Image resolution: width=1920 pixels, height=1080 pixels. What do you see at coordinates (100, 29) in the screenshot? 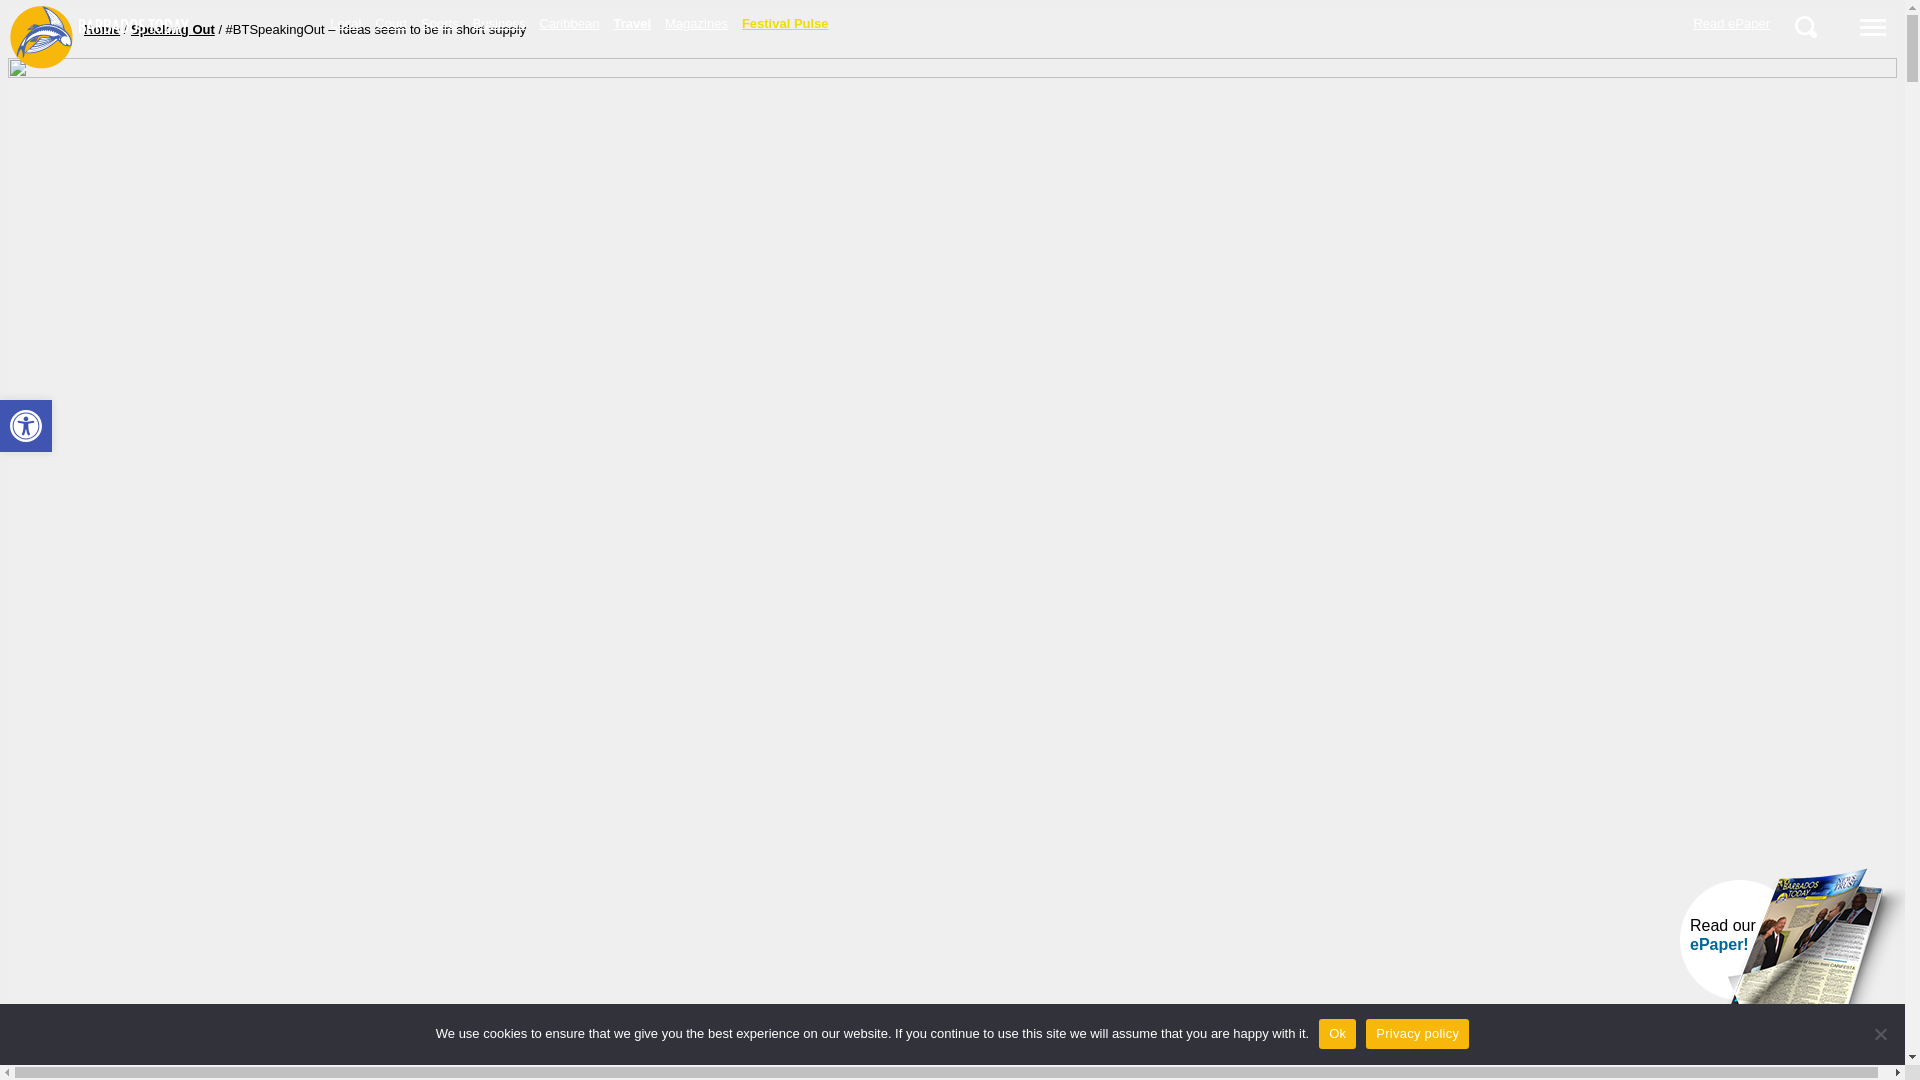
I see `'Home'` at bounding box center [100, 29].